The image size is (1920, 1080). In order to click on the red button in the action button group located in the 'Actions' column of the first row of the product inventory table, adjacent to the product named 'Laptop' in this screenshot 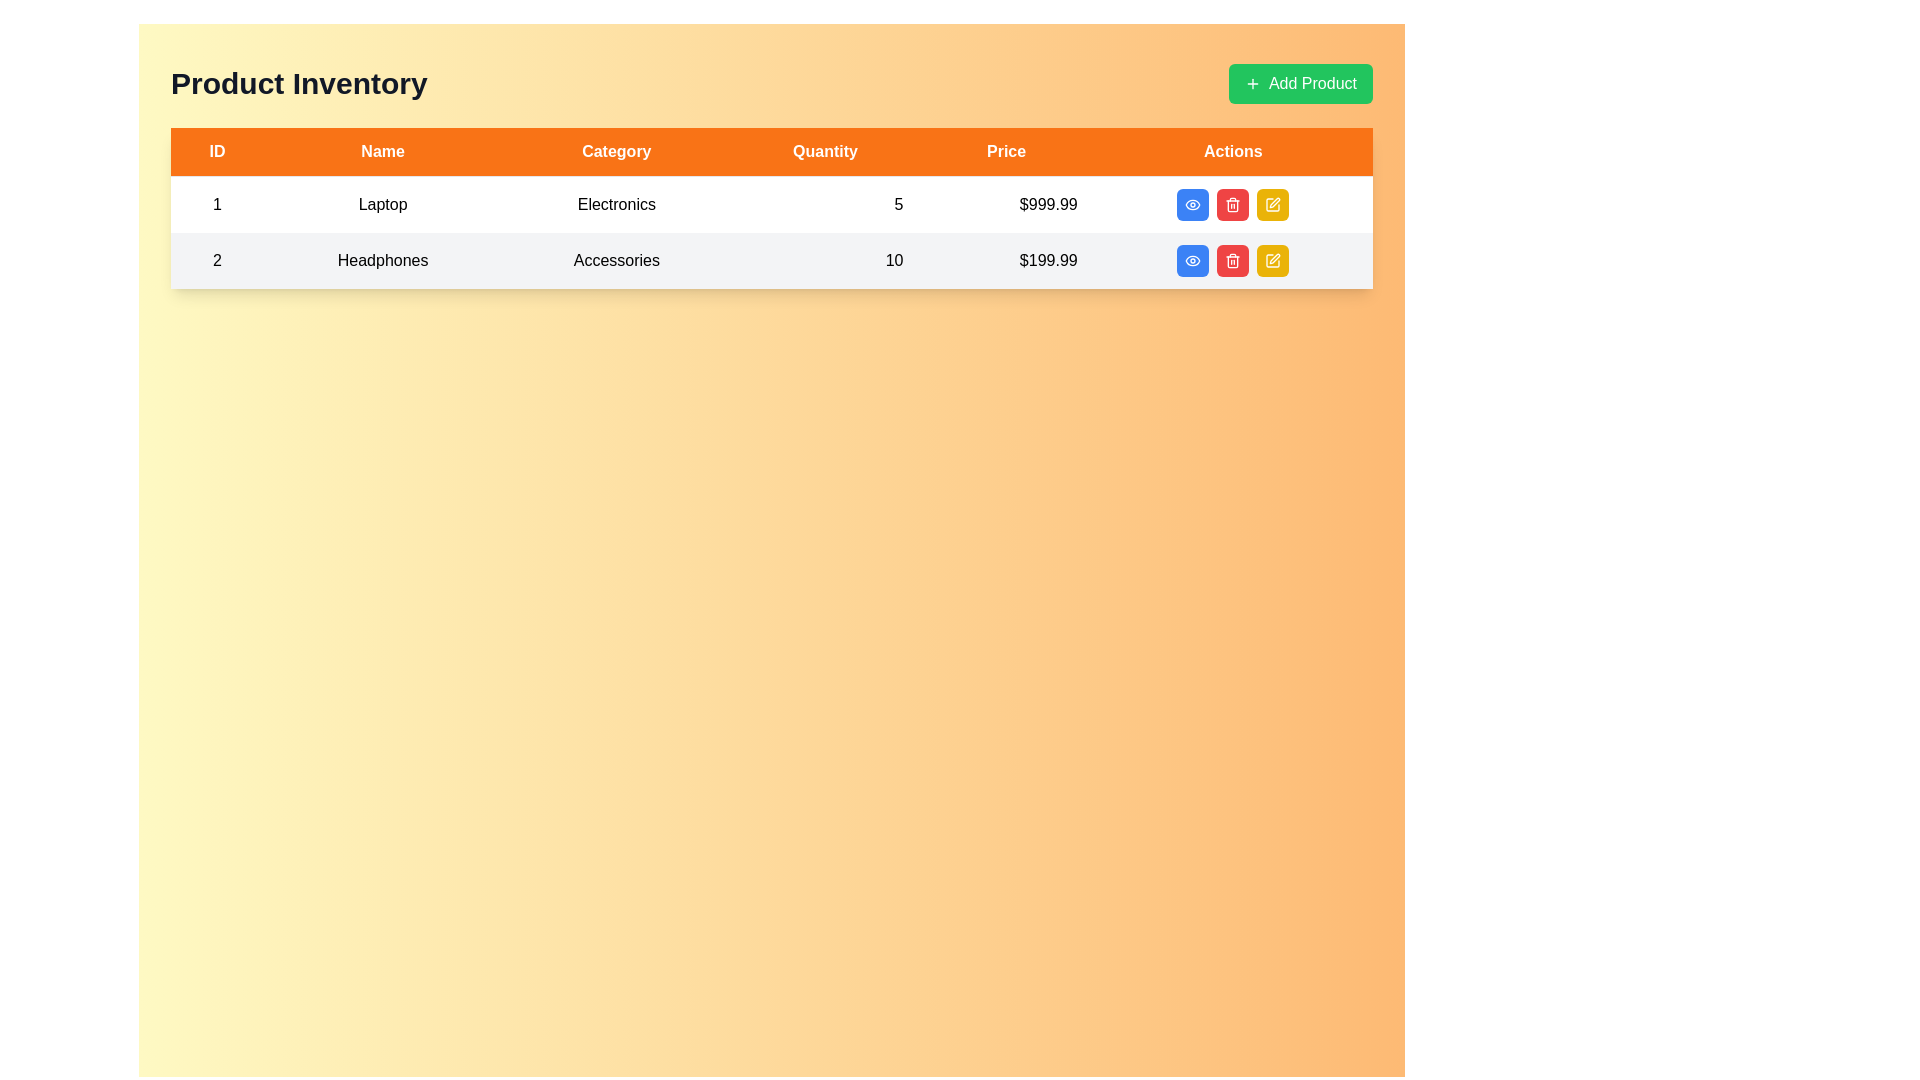, I will do `click(1232, 204)`.